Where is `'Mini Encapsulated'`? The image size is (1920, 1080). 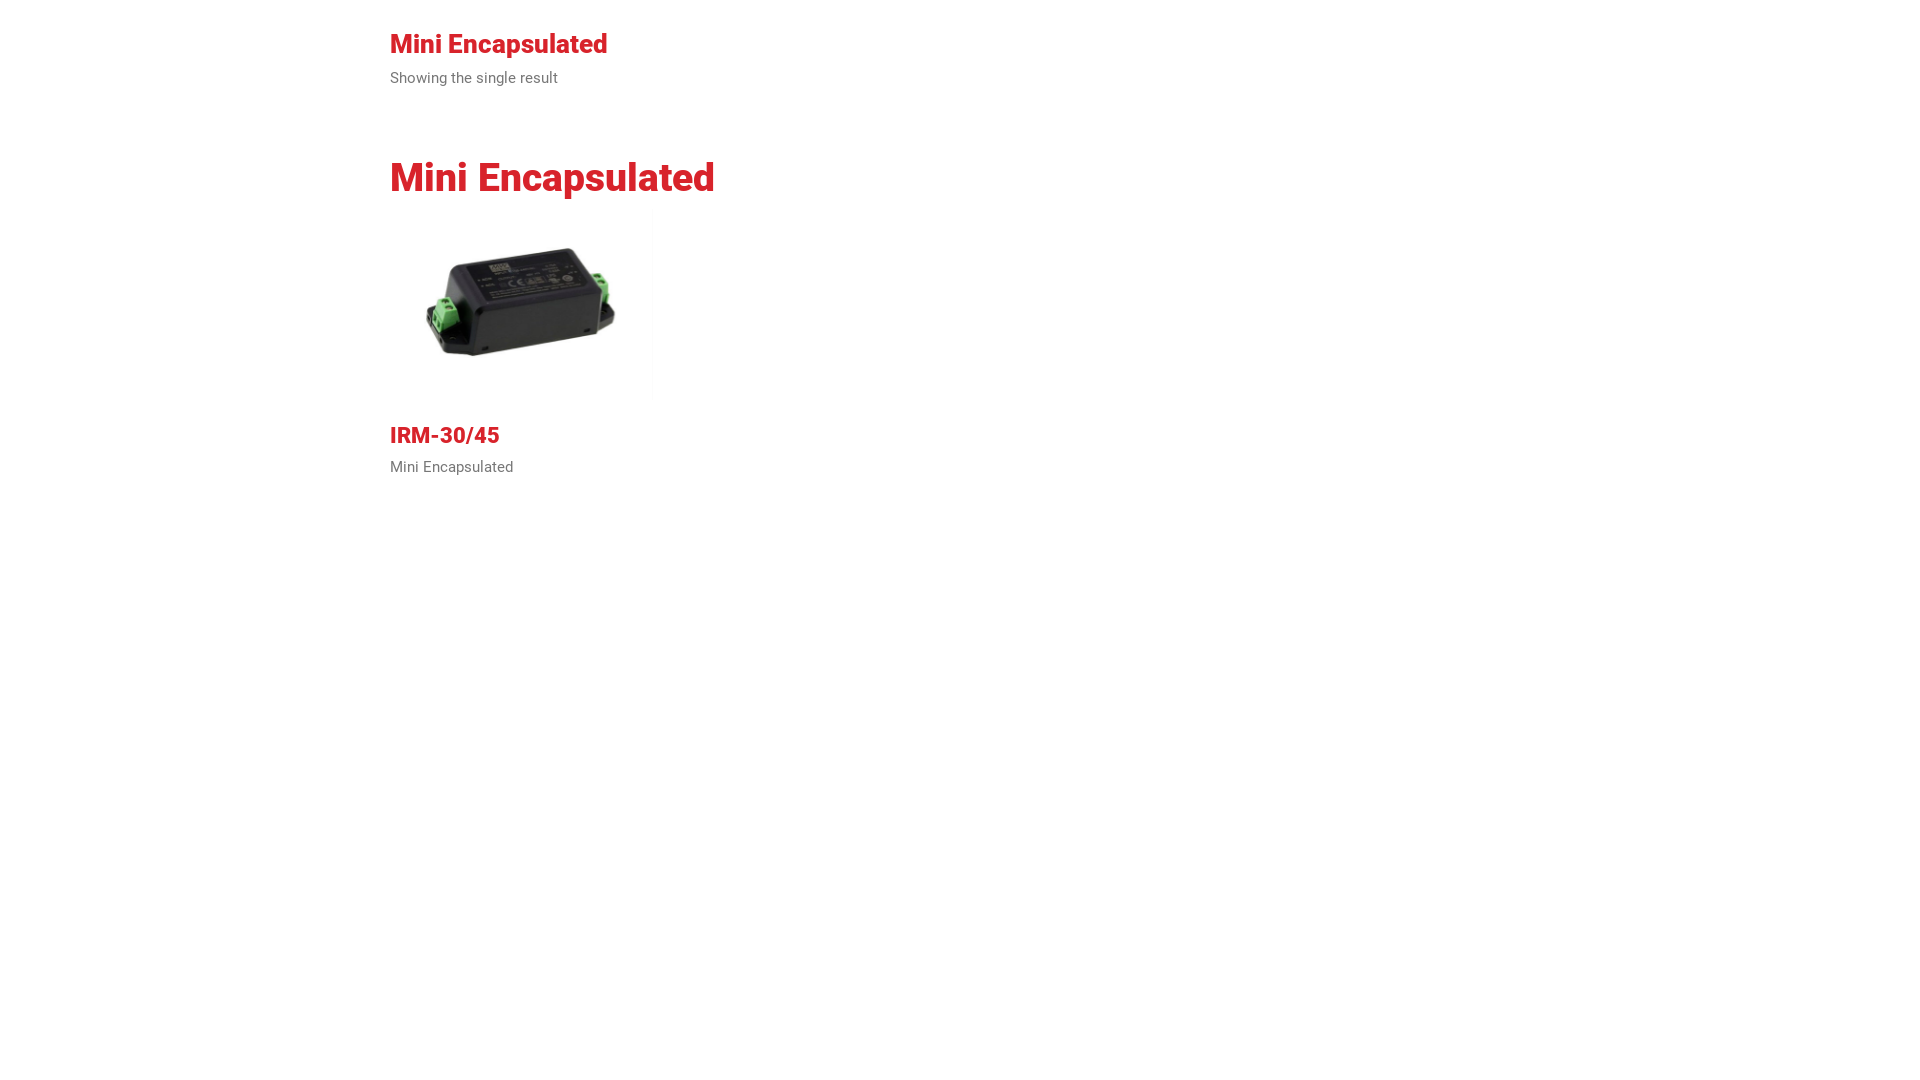
'Mini Encapsulated' is located at coordinates (450, 467).